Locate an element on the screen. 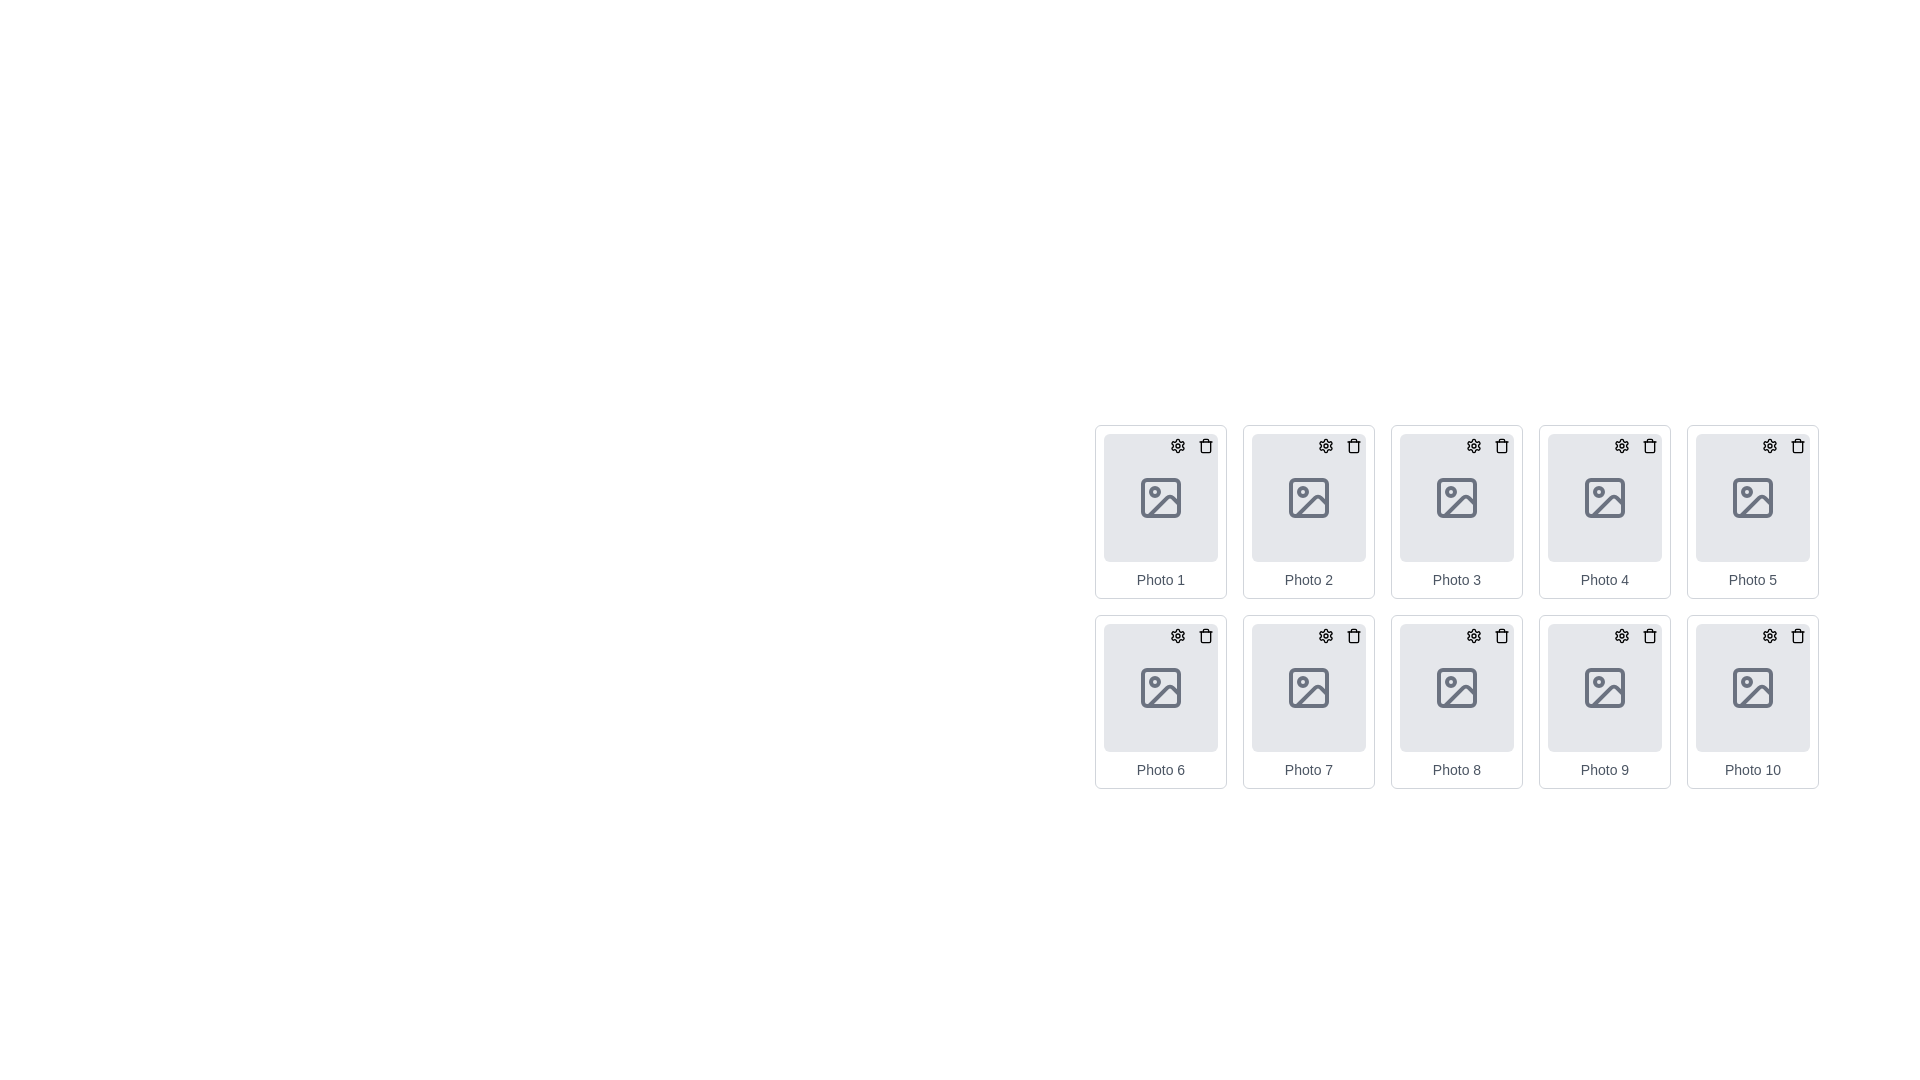 This screenshot has width=1920, height=1080. the gray picture frame icon, which represents an image or photo, located in the center of the seventh card in a two-row grid layout is located at coordinates (1309, 686).